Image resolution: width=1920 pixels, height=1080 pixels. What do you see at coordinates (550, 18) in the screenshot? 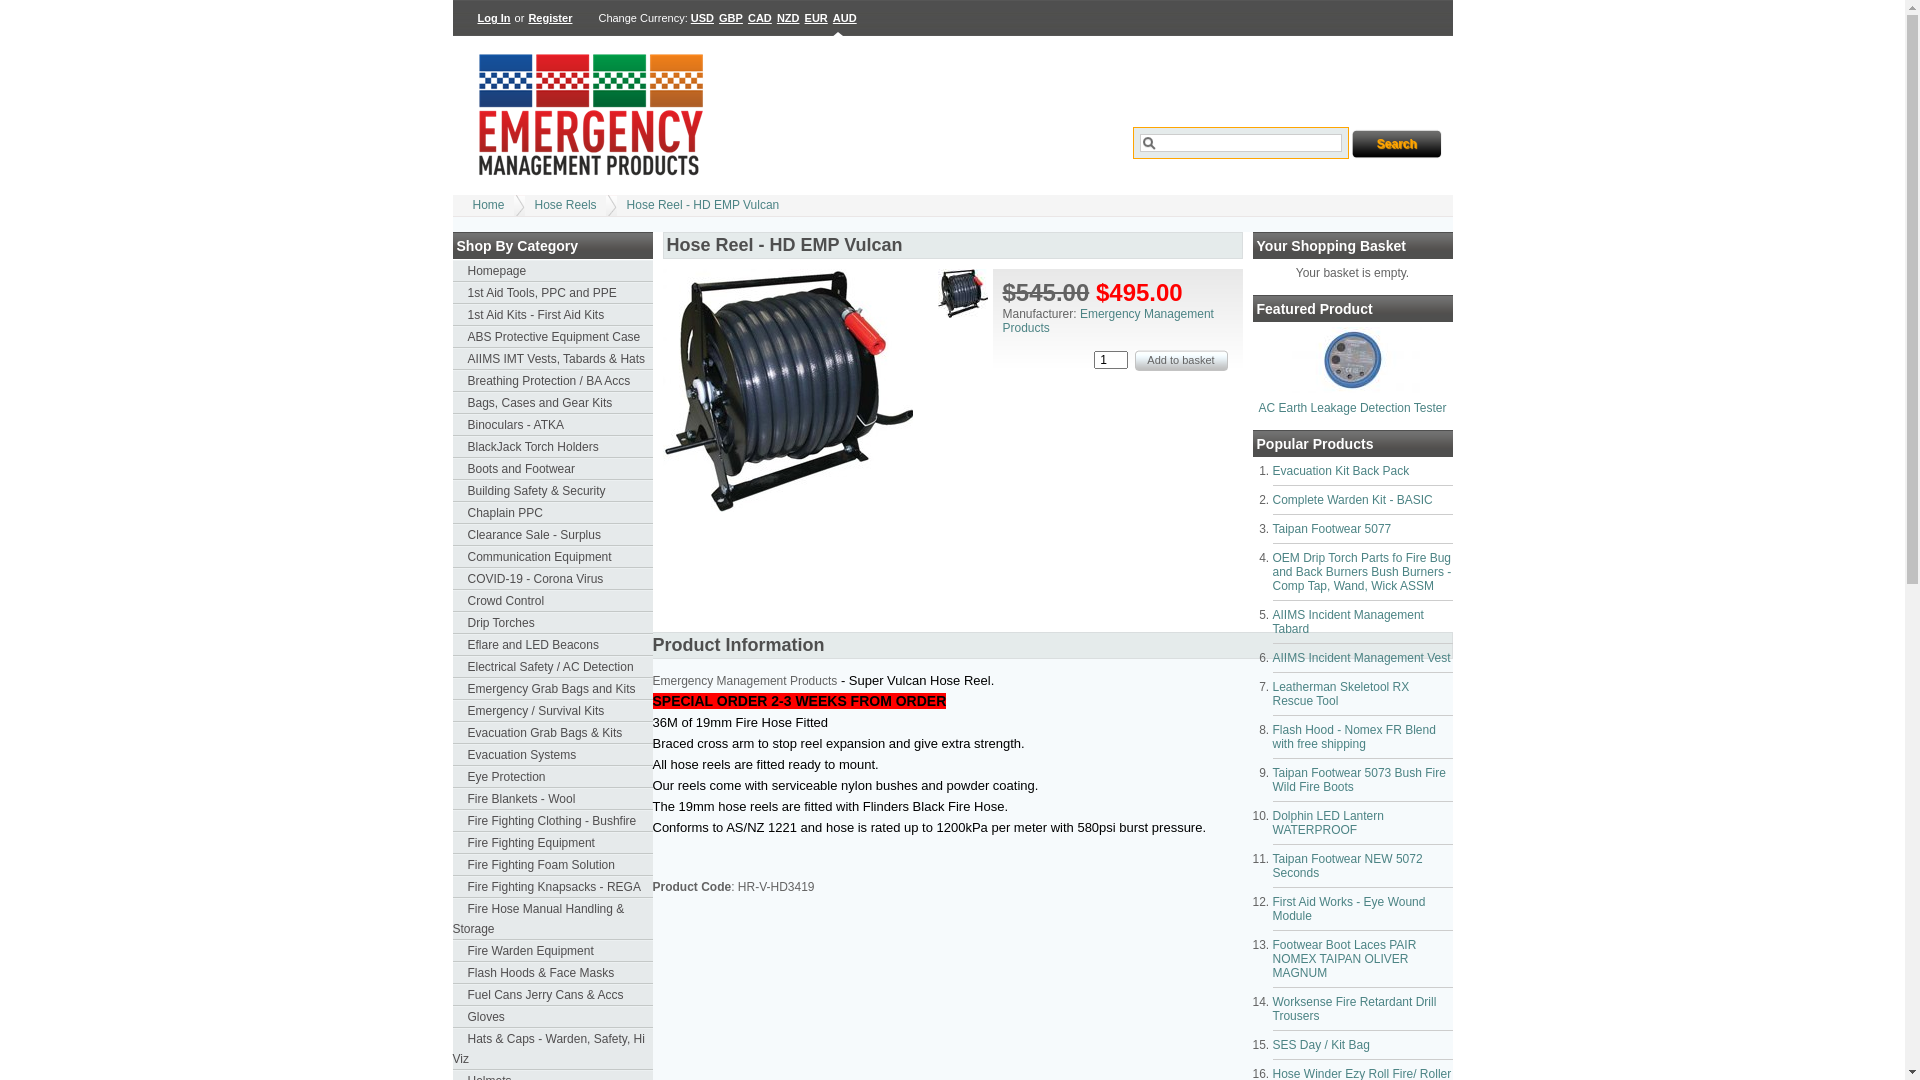
I see `'Register'` at bounding box center [550, 18].